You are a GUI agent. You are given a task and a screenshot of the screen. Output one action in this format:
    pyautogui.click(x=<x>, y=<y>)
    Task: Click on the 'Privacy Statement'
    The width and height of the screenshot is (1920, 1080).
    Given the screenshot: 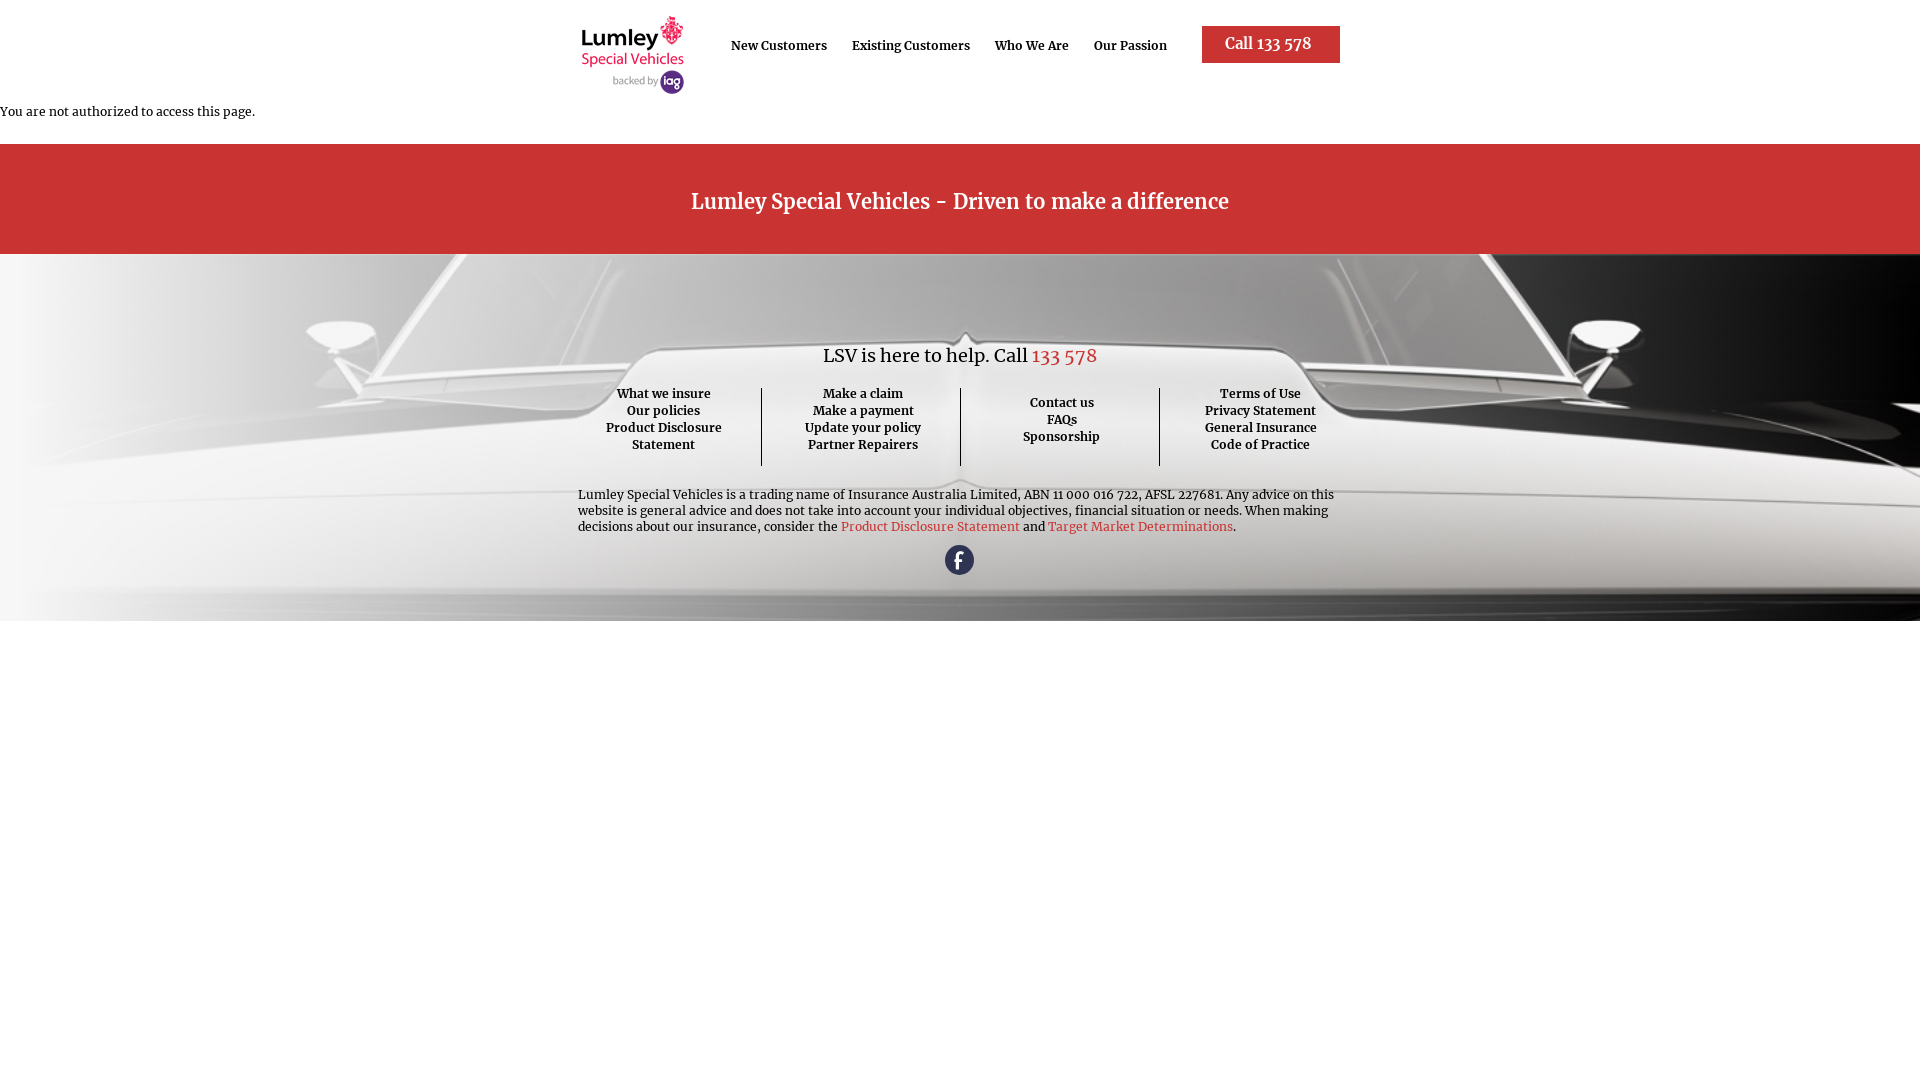 What is the action you would take?
    pyautogui.click(x=1260, y=409)
    